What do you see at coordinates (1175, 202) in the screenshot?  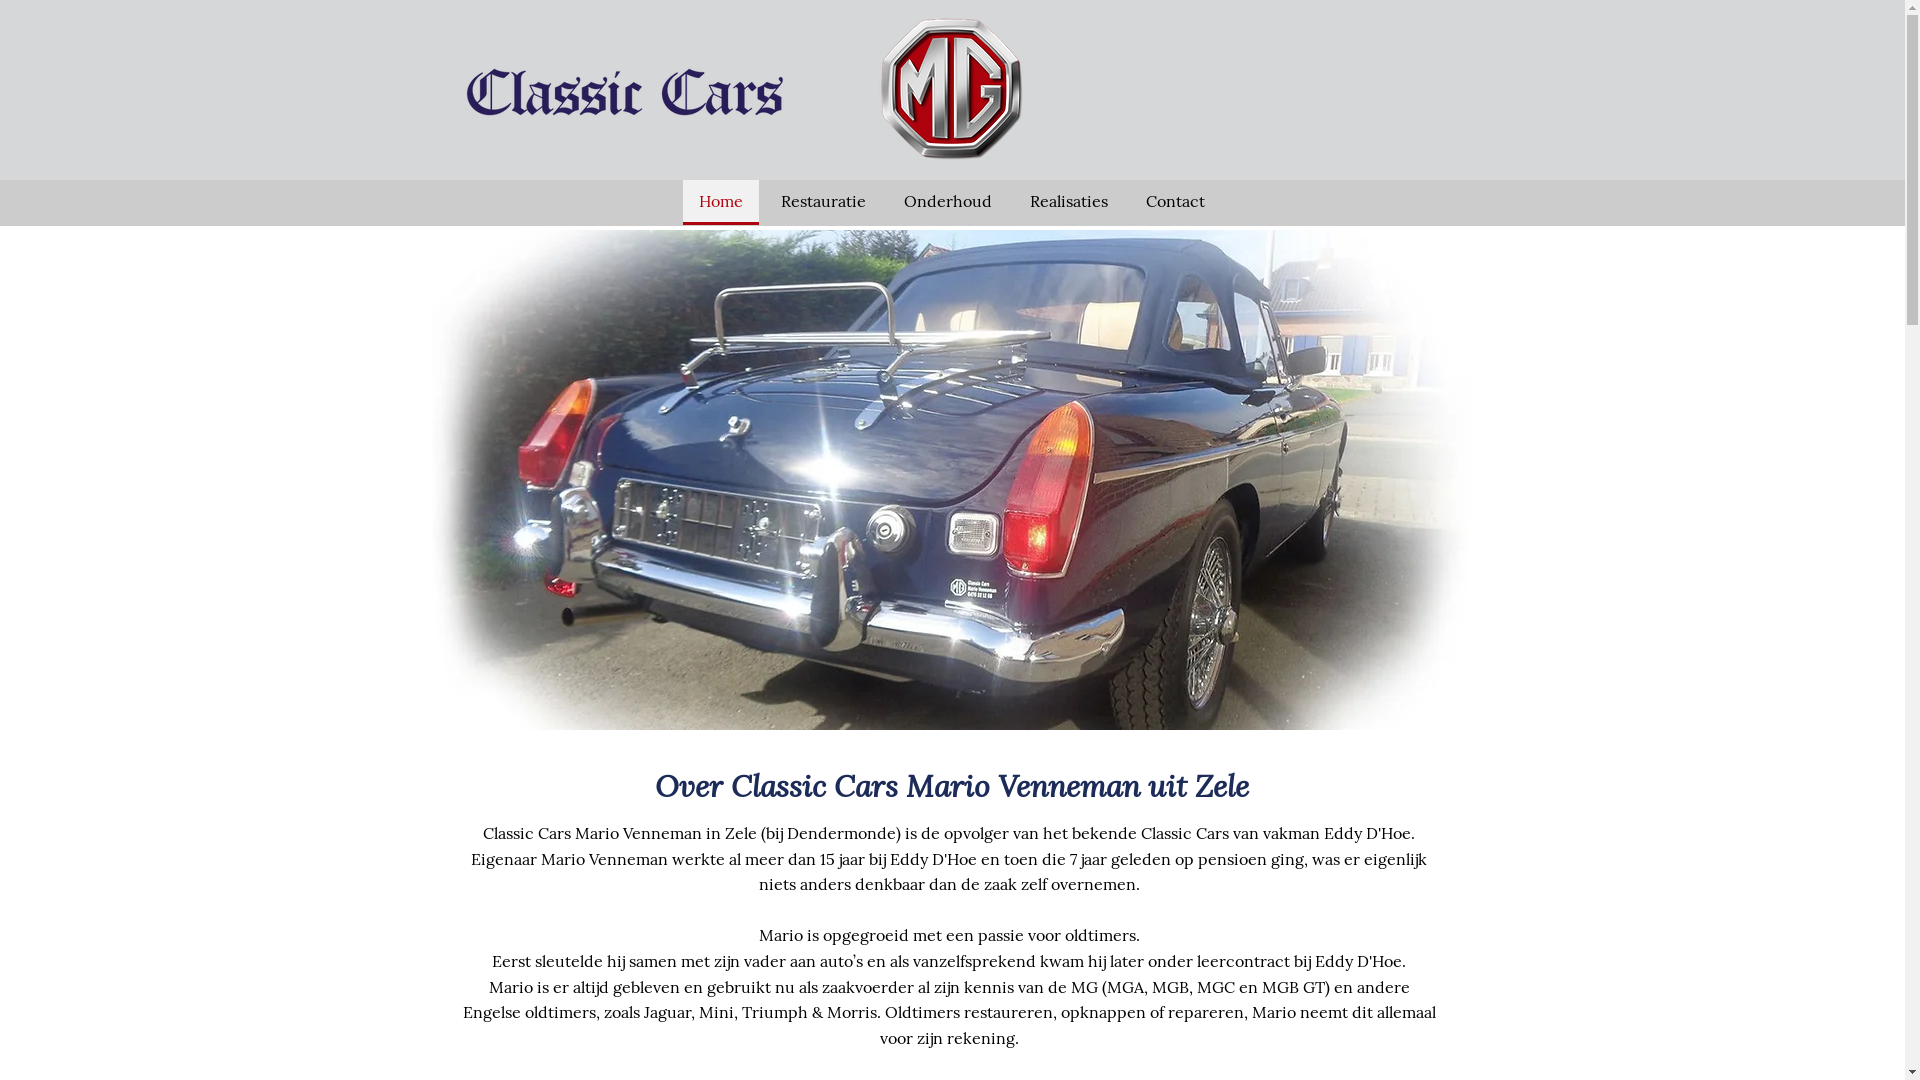 I see `'Contact'` at bounding box center [1175, 202].